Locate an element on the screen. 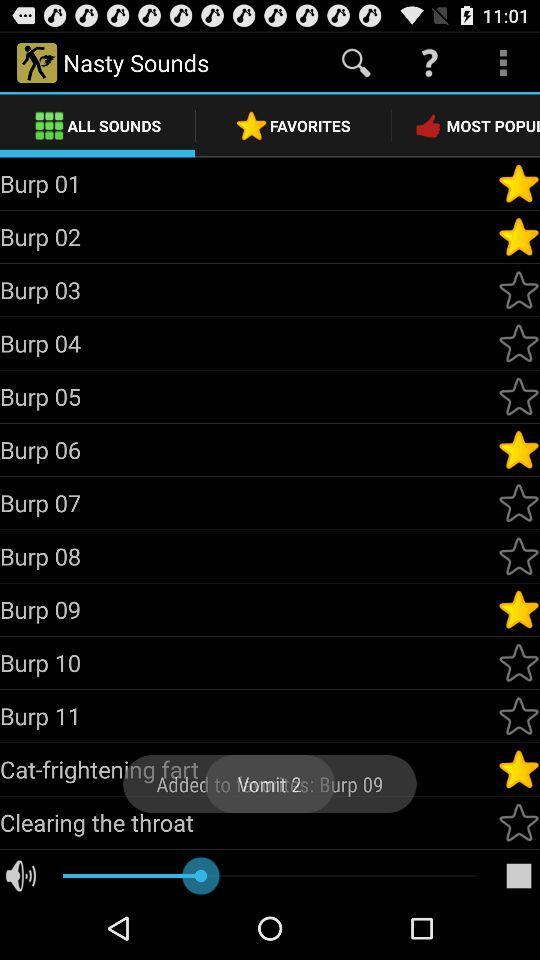 This screenshot has width=540, height=960. as most popular is located at coordinates (518, 343).